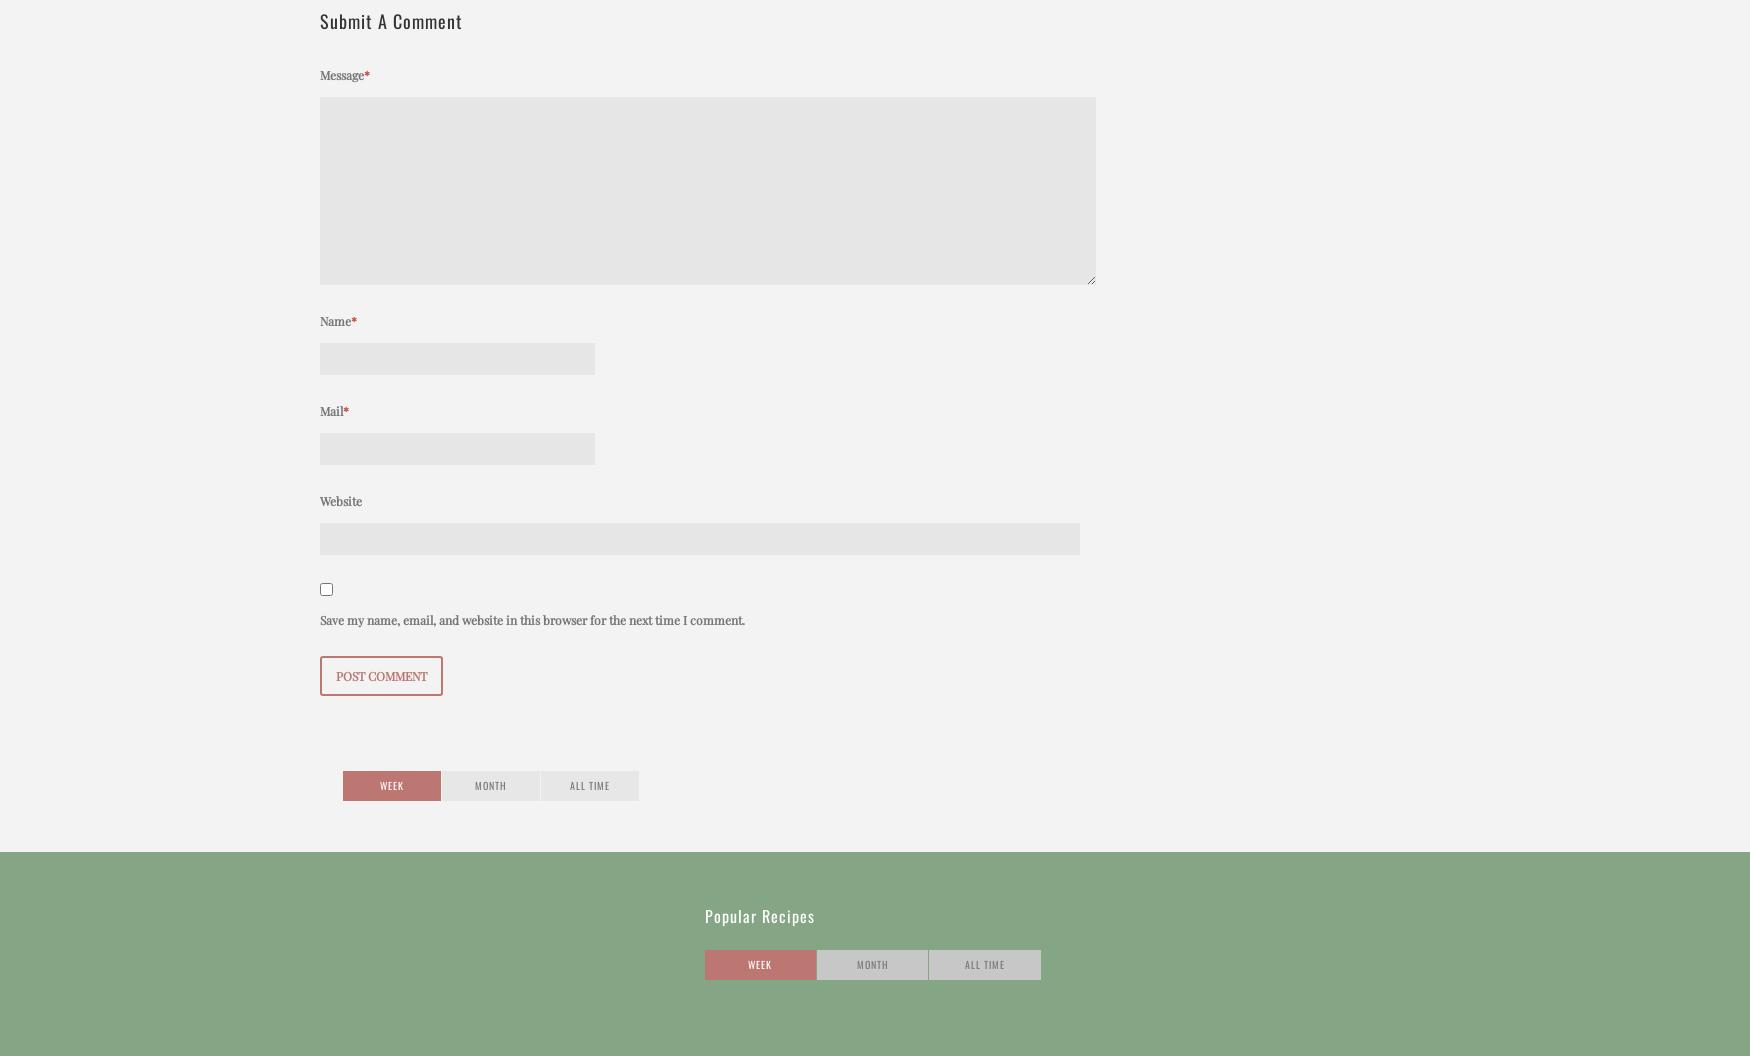 This screenshot has height=1056, width=1750. I want to click on 'Mail', so click(331, 410).